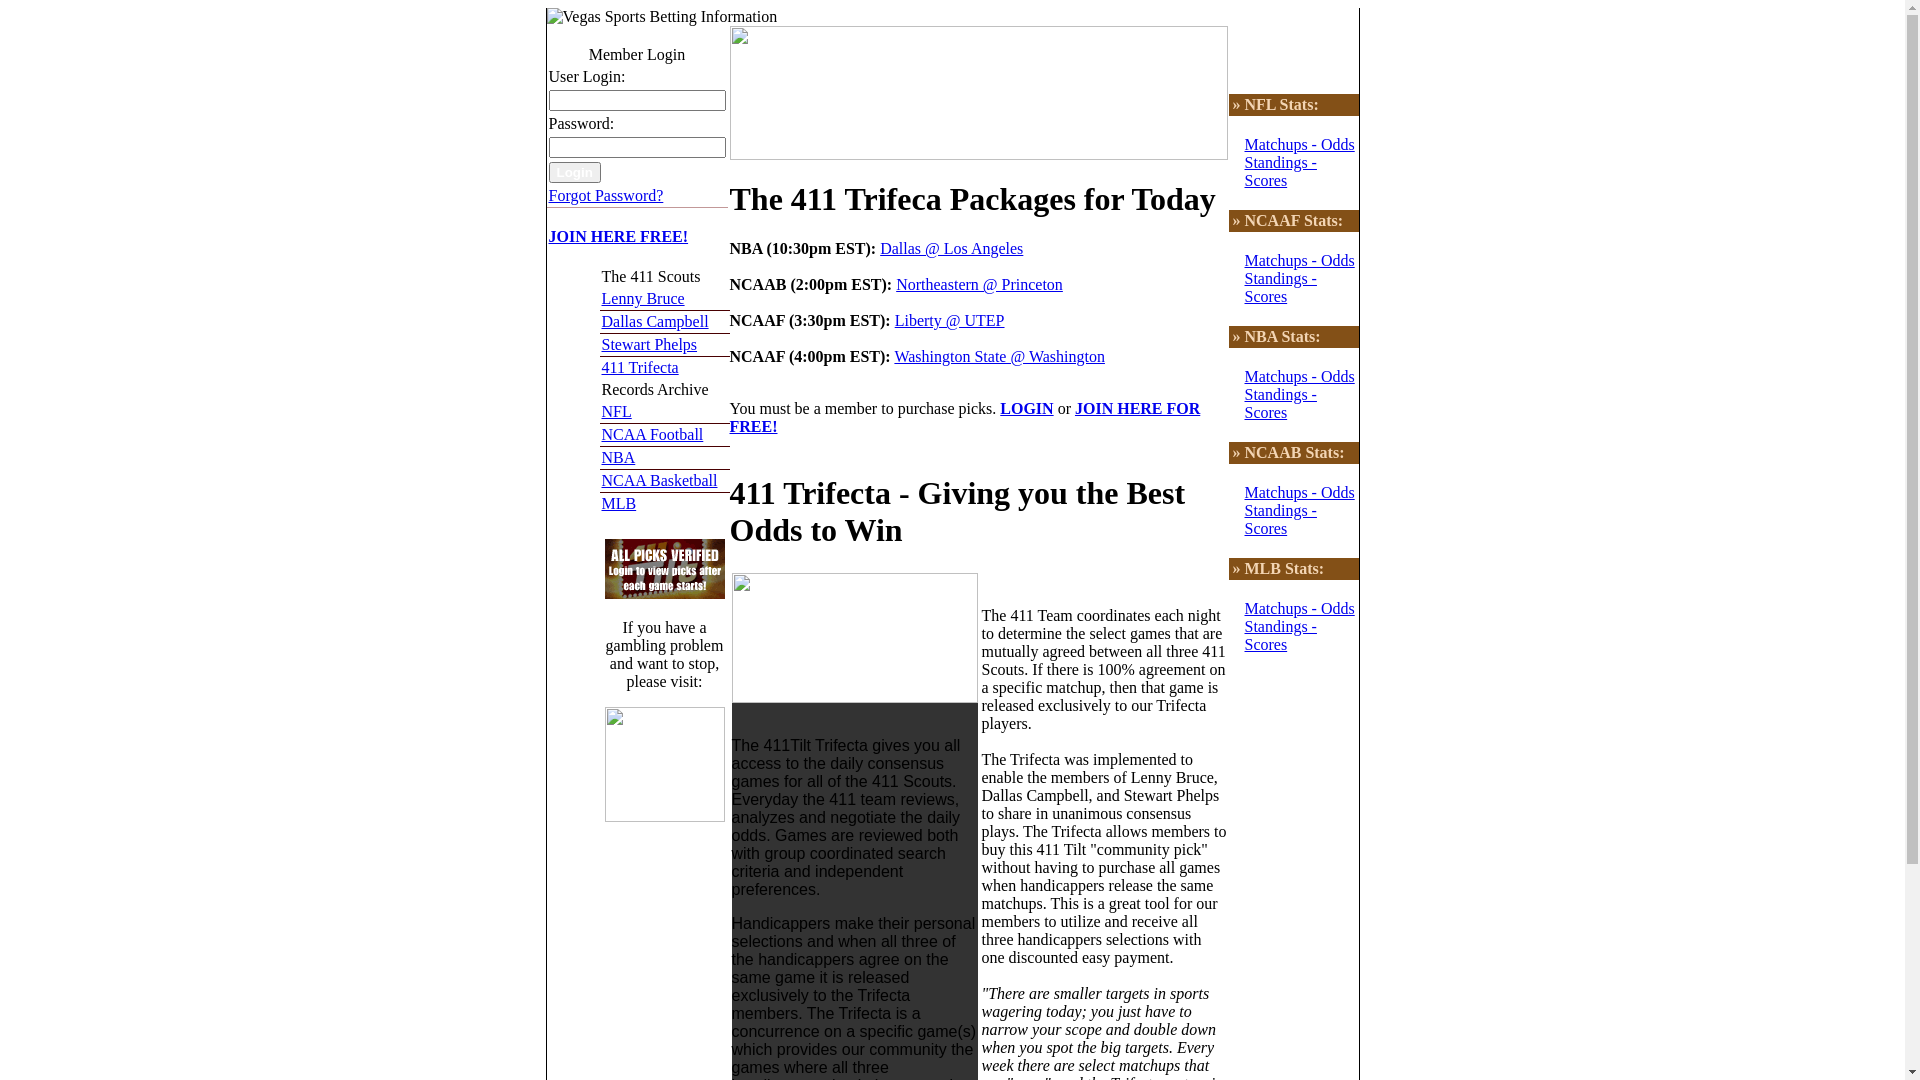 The width and height of the screenshot is (1920, 1080). What do you see at coordinates (950, 247) in the screenshot?
I see `'Dallas @ Los Angeles'` at bounding box center [950, 247].